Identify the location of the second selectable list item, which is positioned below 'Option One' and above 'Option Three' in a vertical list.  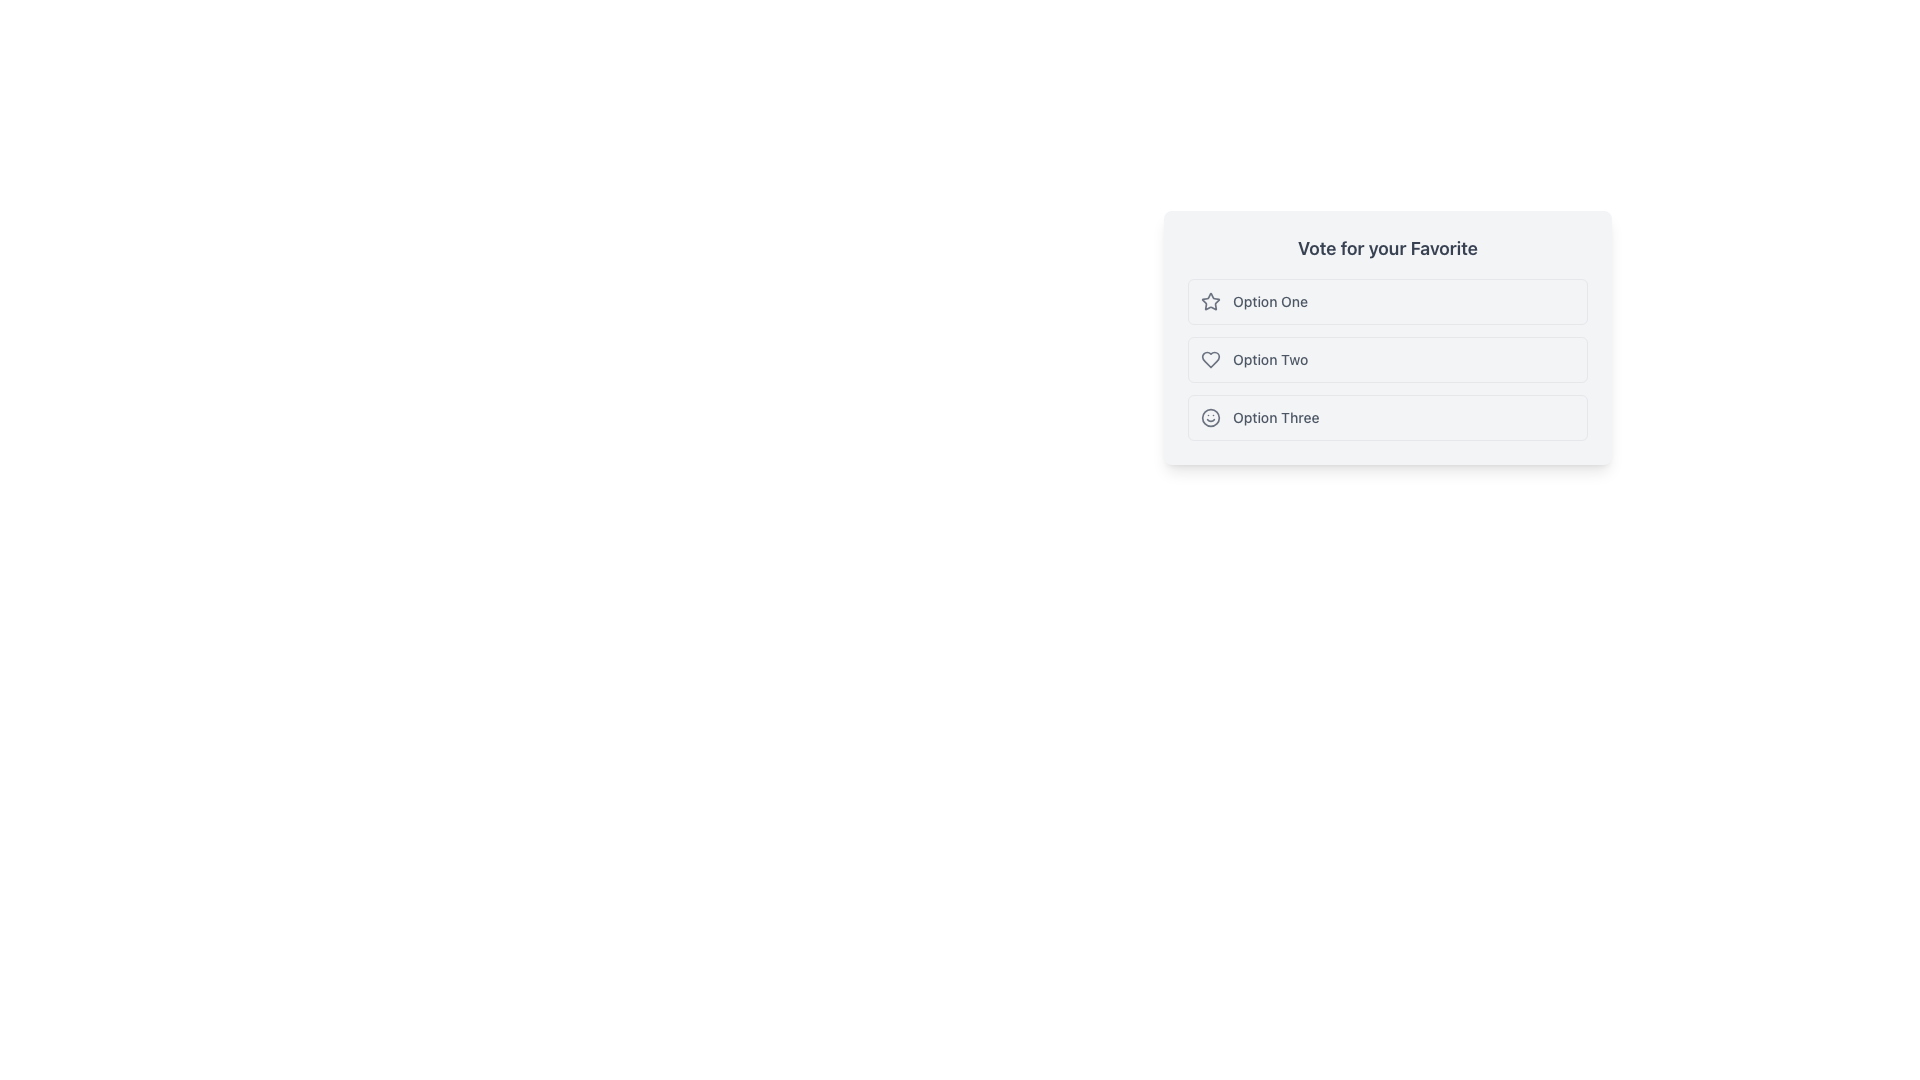
(1386, 358).